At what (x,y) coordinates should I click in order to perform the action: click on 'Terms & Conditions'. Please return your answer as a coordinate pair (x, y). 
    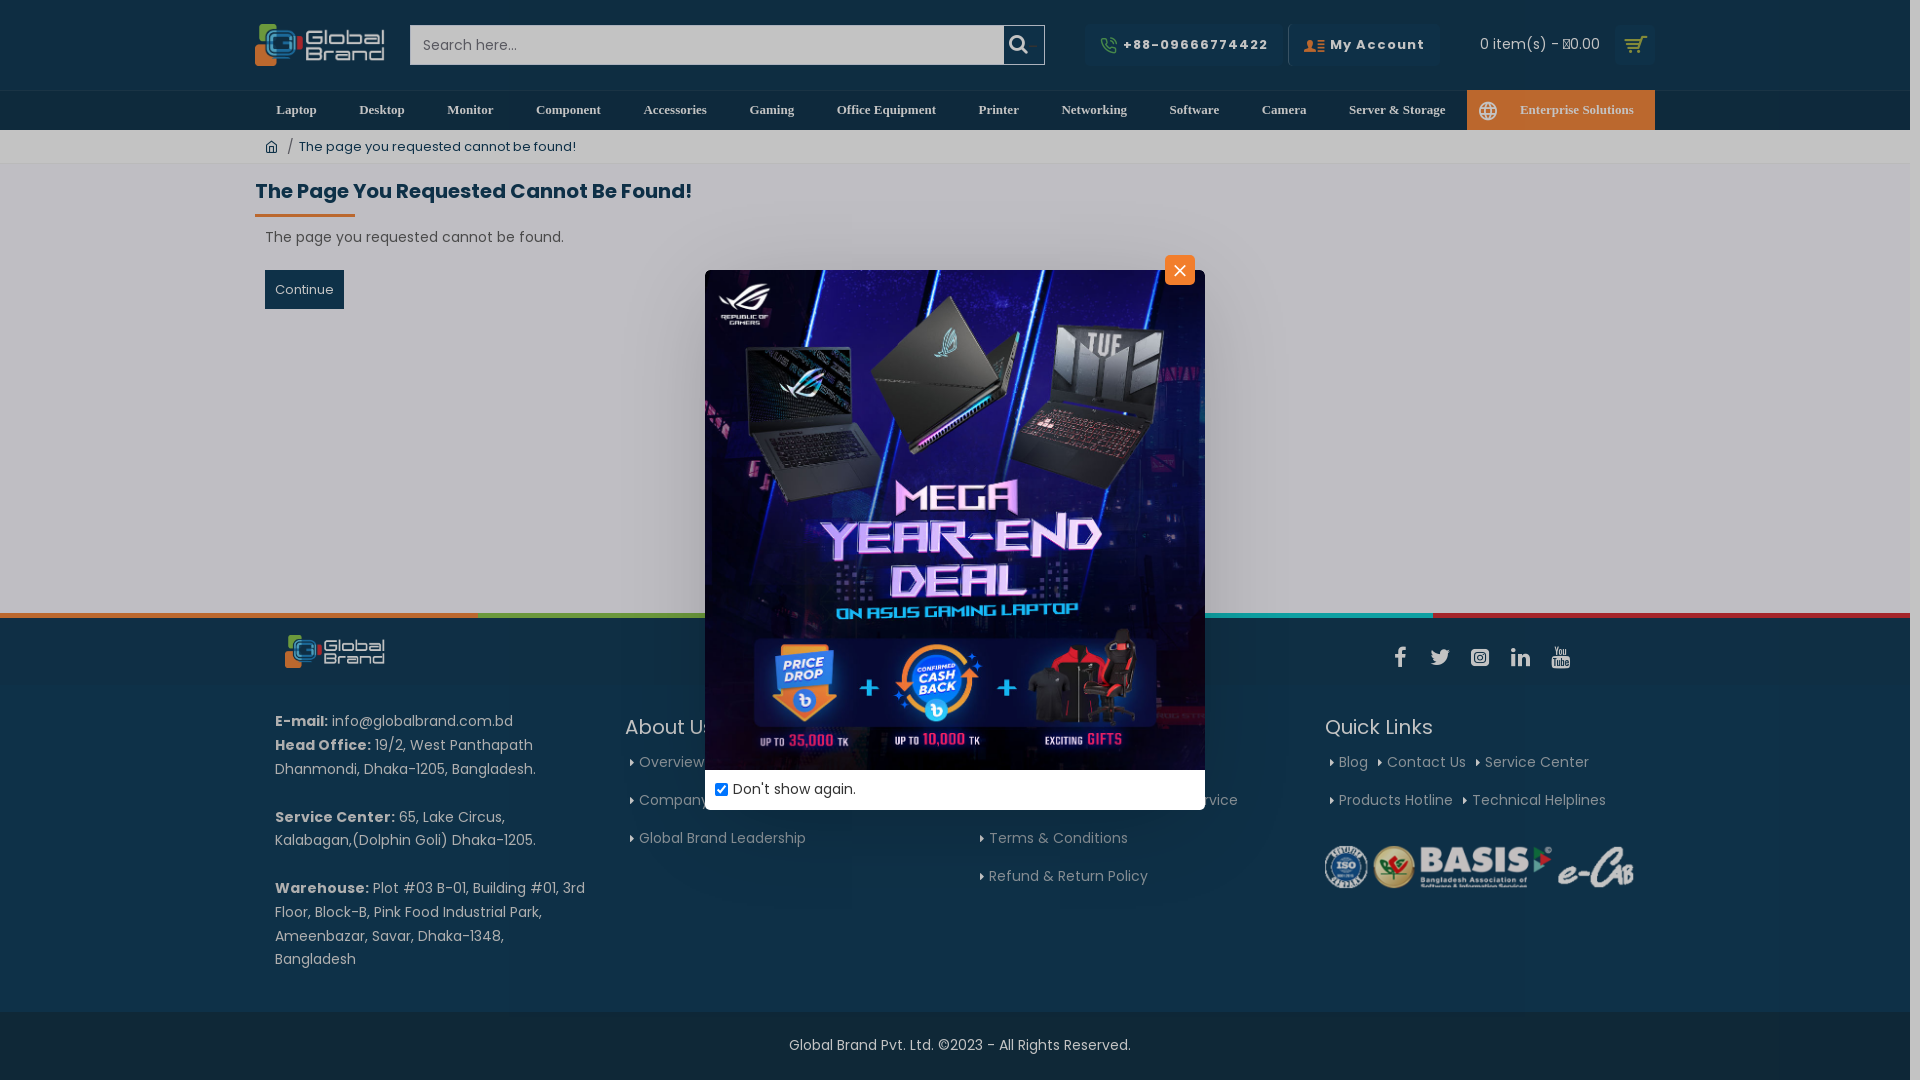
    Looking at the image, I should click on (1053, 839).